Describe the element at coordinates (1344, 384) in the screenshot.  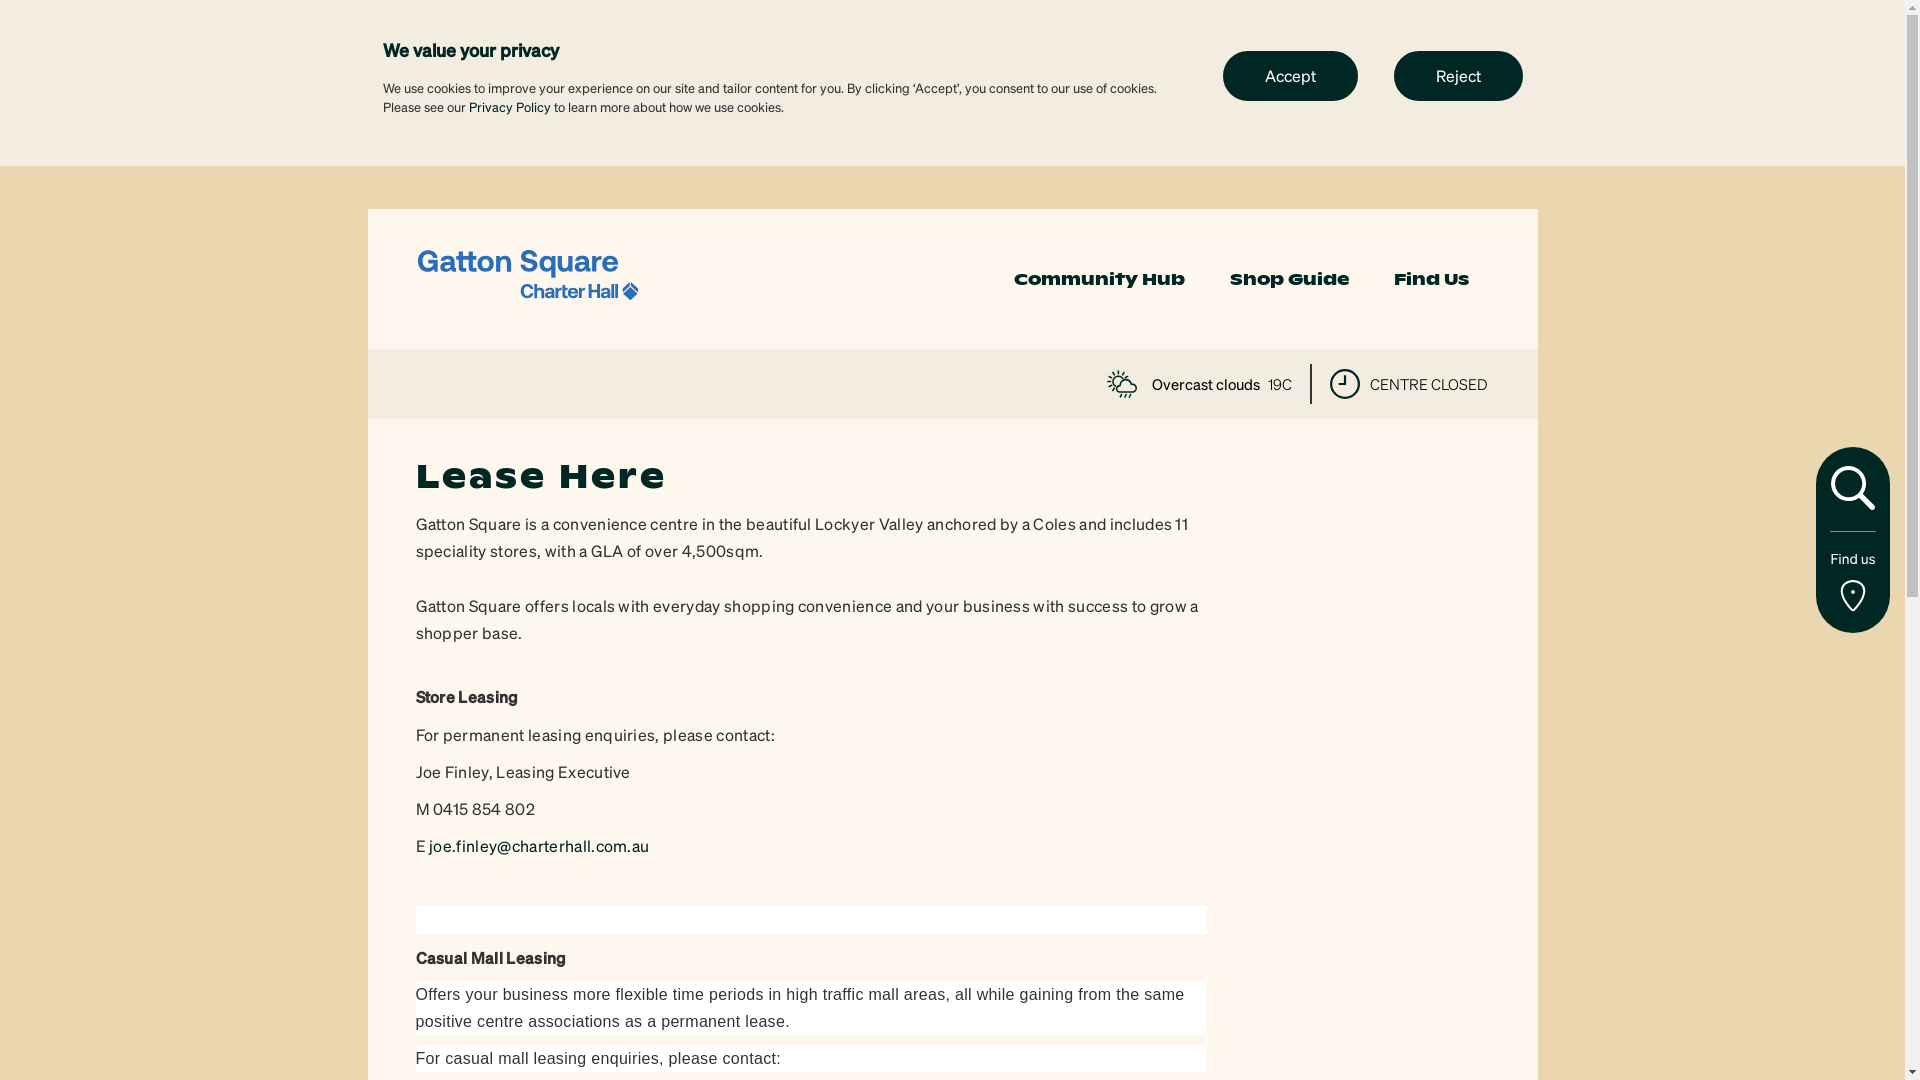
I see `'time'` at that location.